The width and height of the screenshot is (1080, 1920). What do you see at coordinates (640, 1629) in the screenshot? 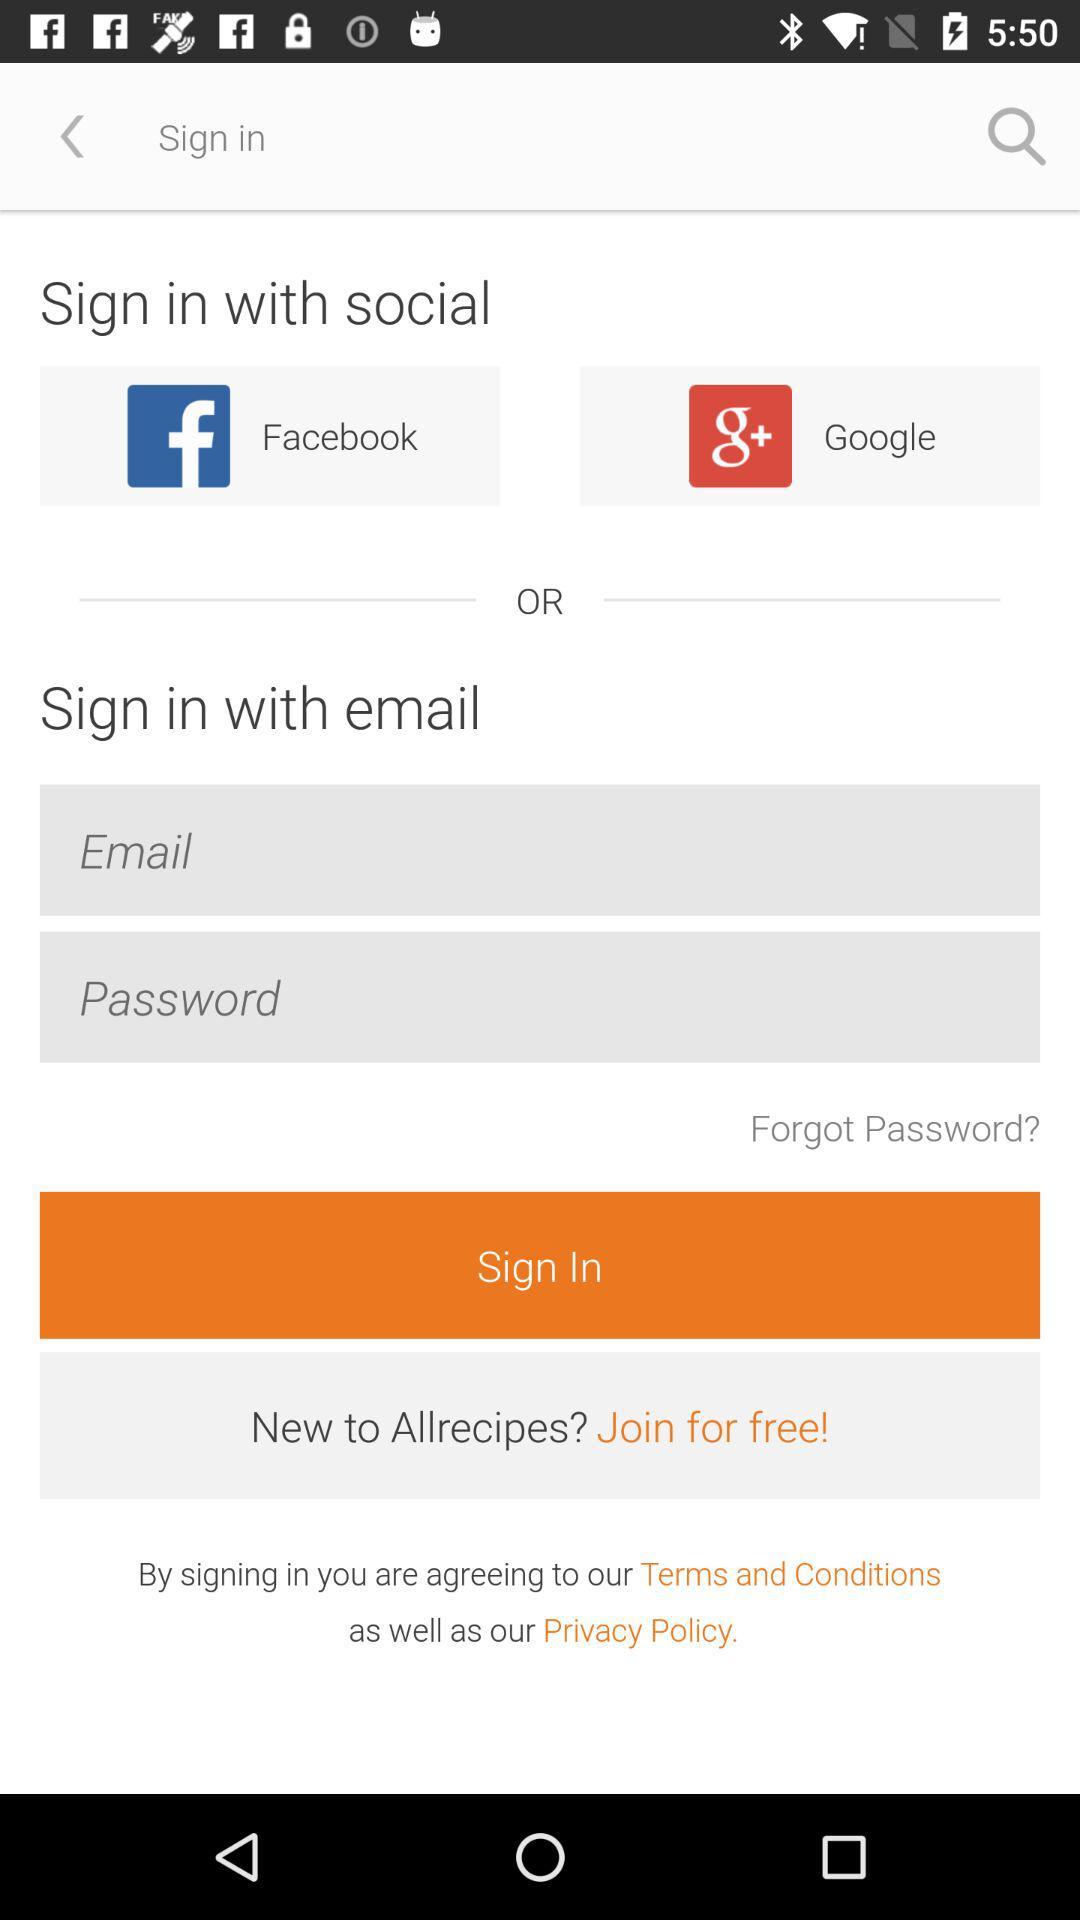
I see `the item next to the as well as icon` at bounding box center [640, 1629].